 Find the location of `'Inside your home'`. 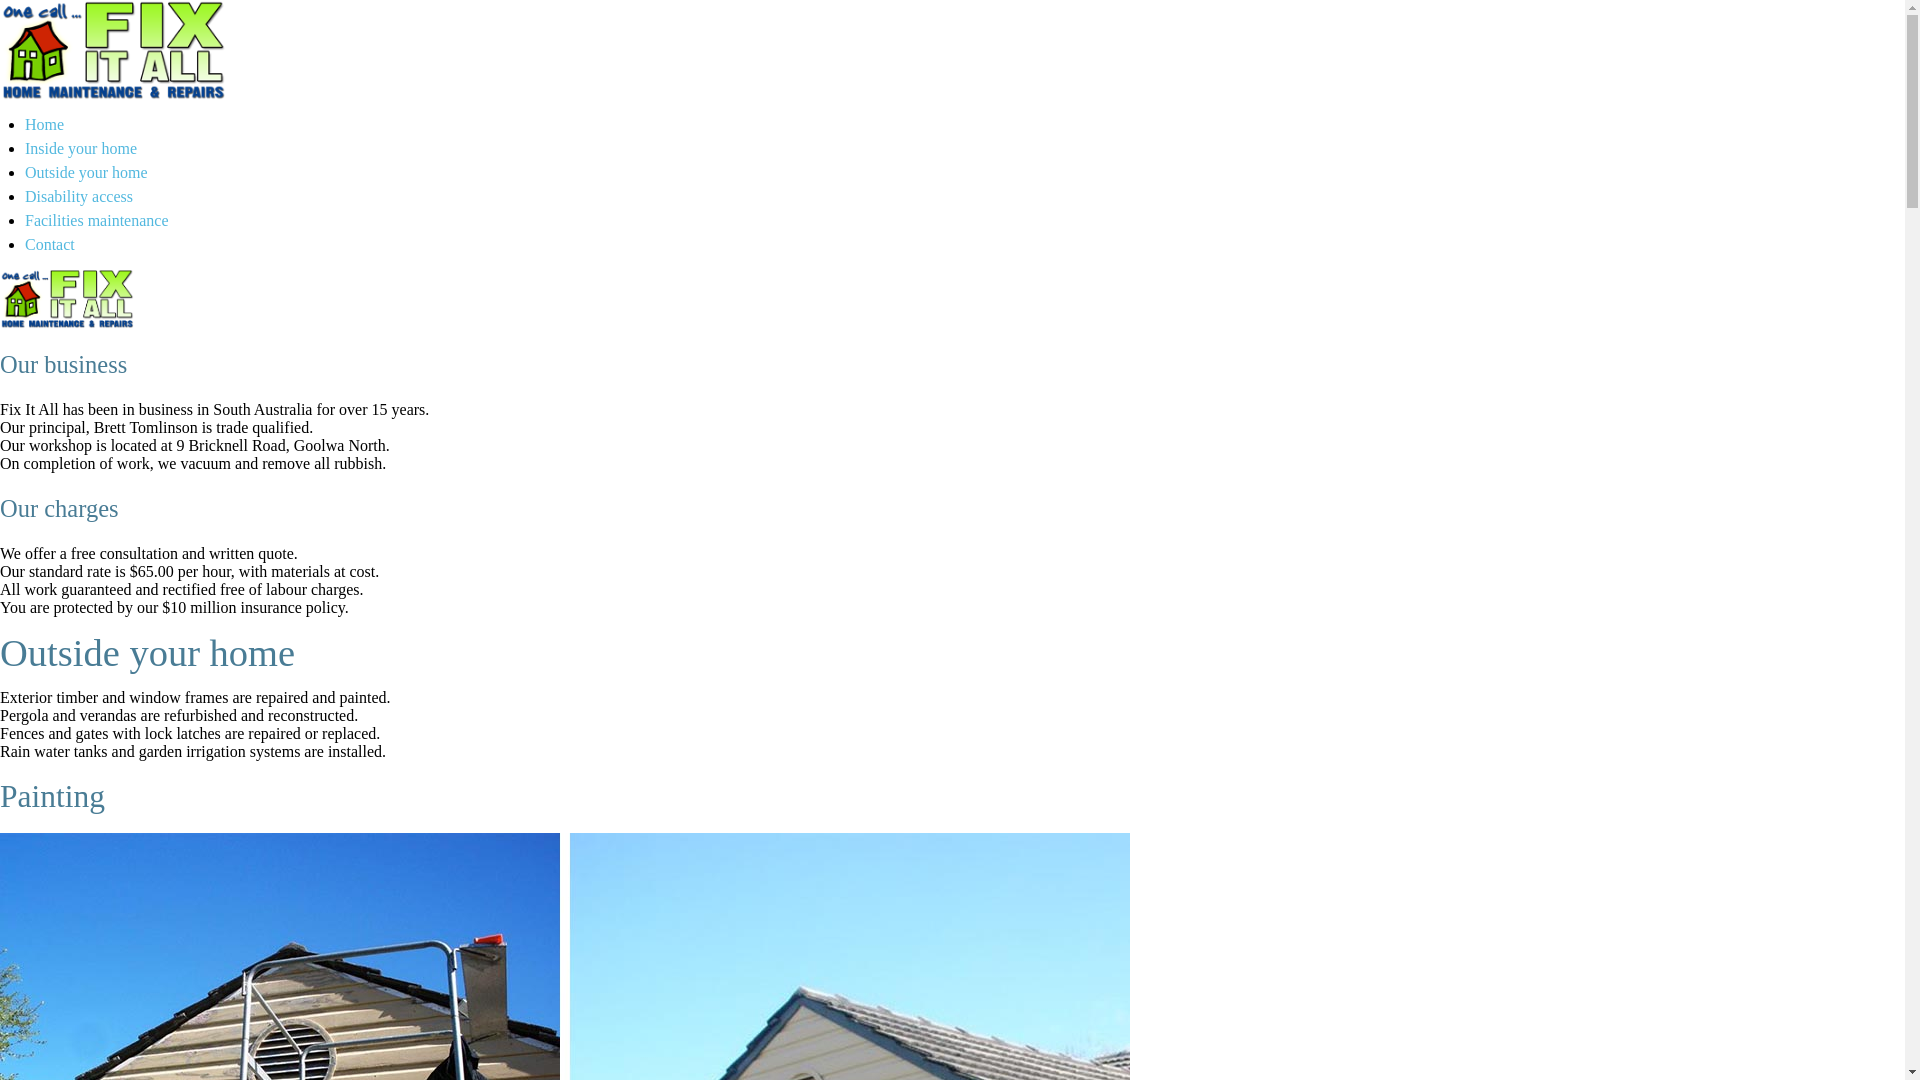

'Inside your home' is located at coordinates (80, 147).